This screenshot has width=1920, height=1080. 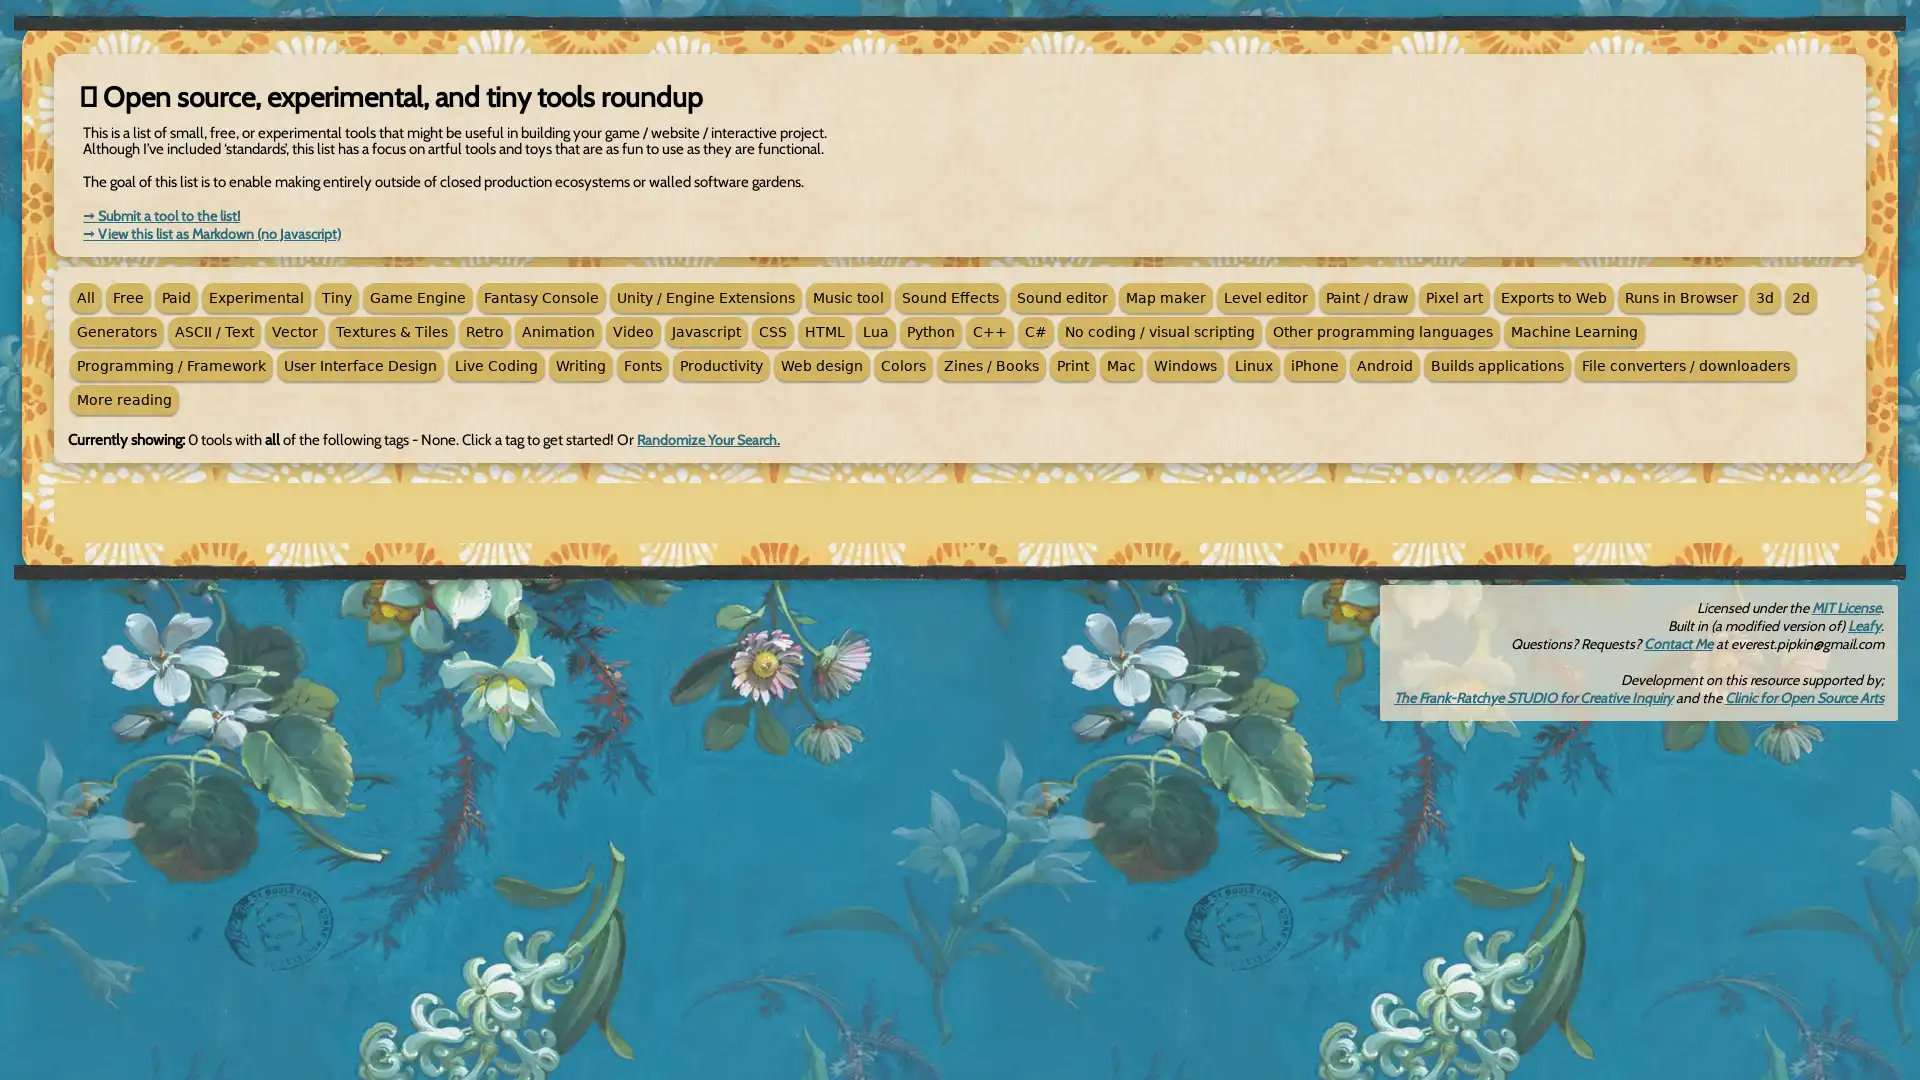 What do you see at coordinates (876, 330) in the screenshot?
I see `Lua` at bounding box center [876, 330].